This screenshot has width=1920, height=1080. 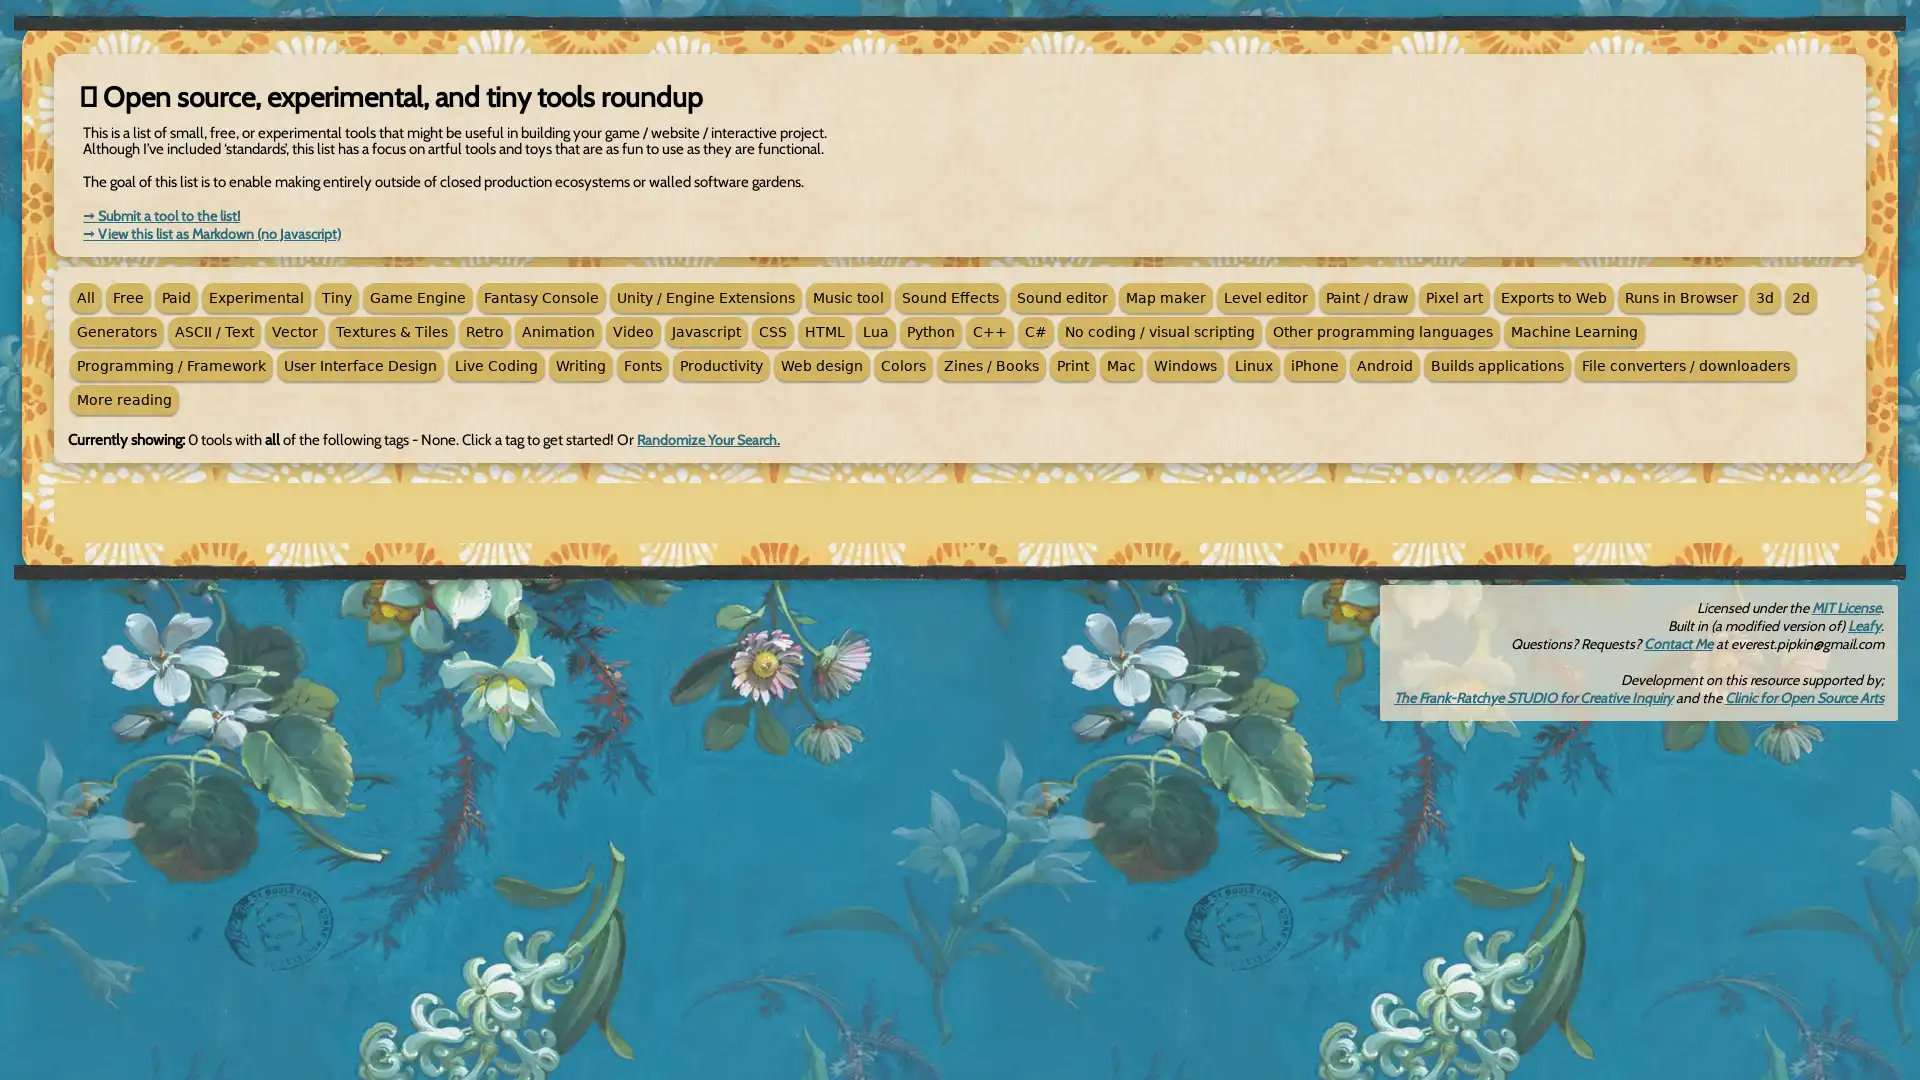 What do you see at coordinates (876, 330) in the screenshot?
I see `Lua` at bounding box center [876, 330].